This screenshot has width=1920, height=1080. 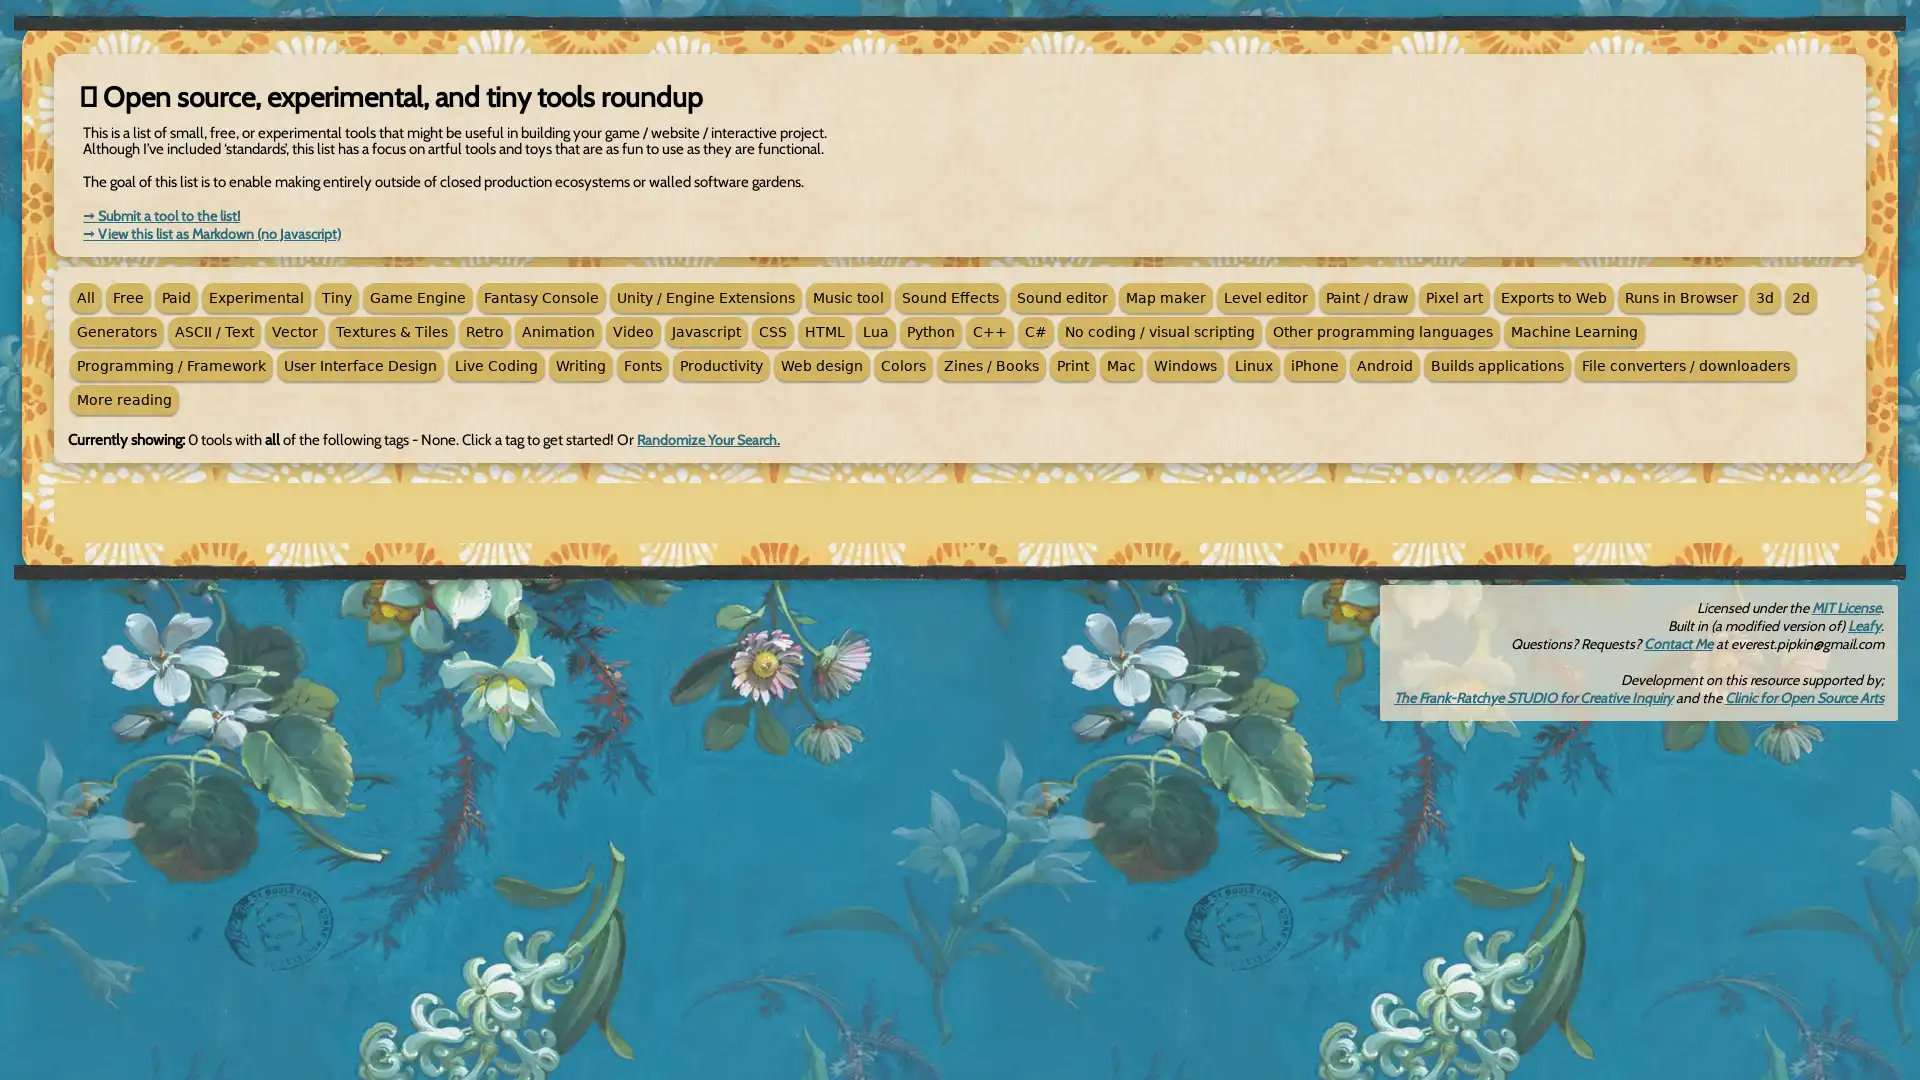 What do you see at coordinates (876, 330) in the screenshot?
I see `Lua` at bounding box center [876, 330].